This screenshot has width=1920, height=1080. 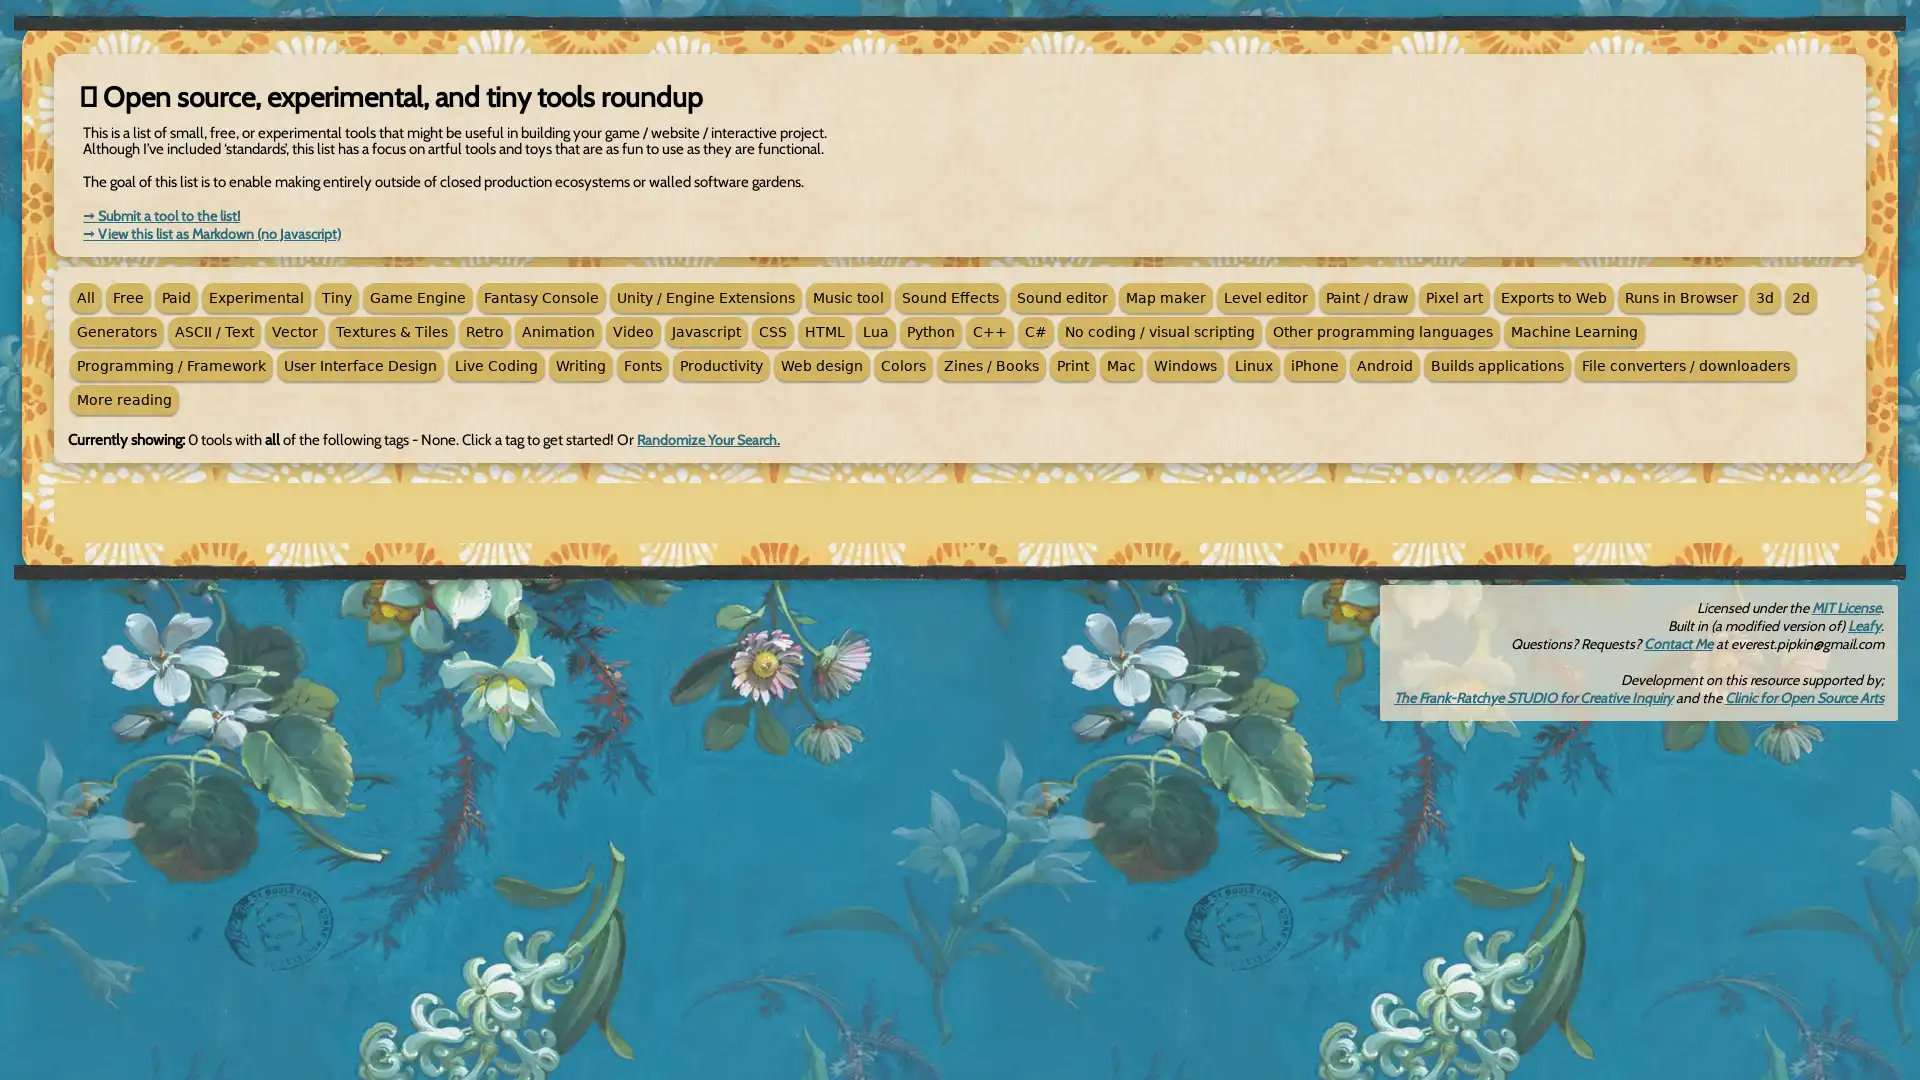 What do you see at coordinates (876, 330) in the screenshot?
I see `Lua` at bounding box center [876, 330].